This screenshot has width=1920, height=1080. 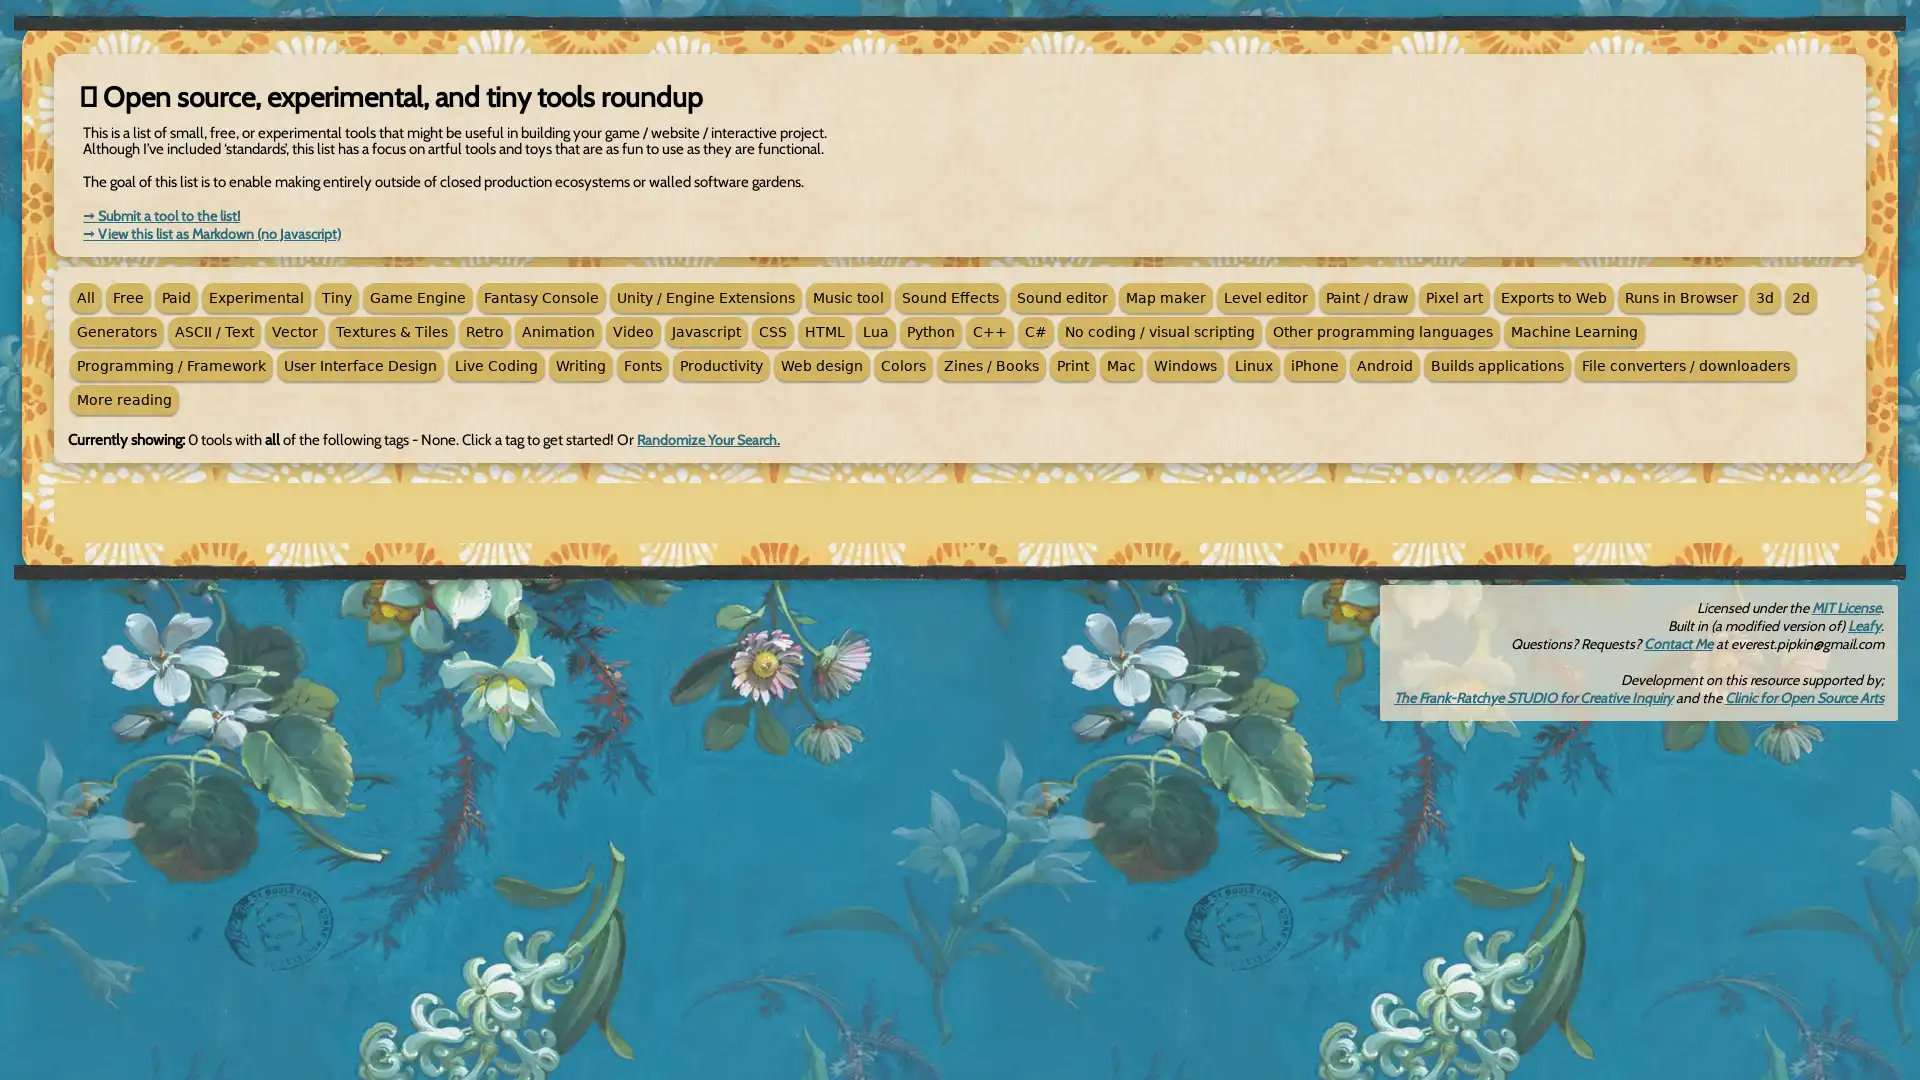 What do you see at coordinates (876, 330) in the screenshot?
I see `Lua` at bounding box center [876, 330].